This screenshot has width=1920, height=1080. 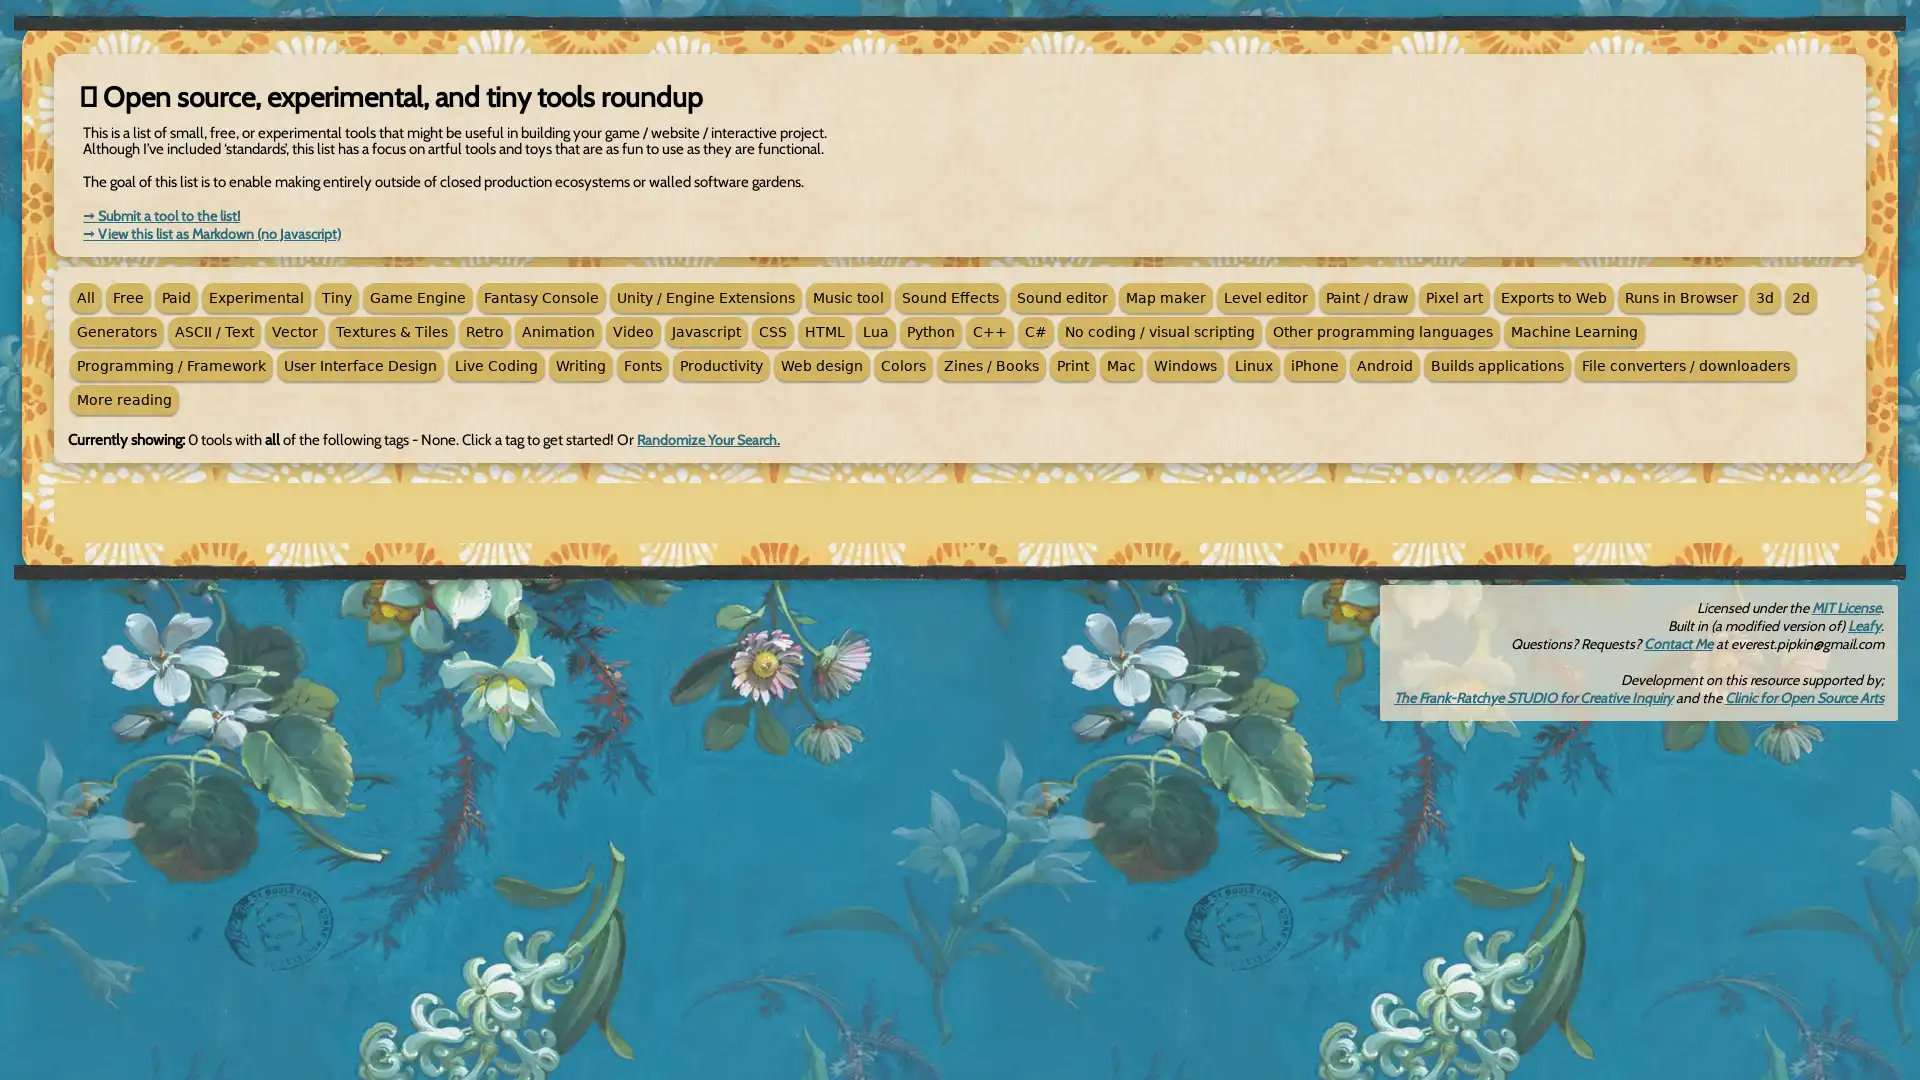 What do you see at coordinates (876, 330) in the screenshot?
I see `Lua` at bounding box center [876, 330].